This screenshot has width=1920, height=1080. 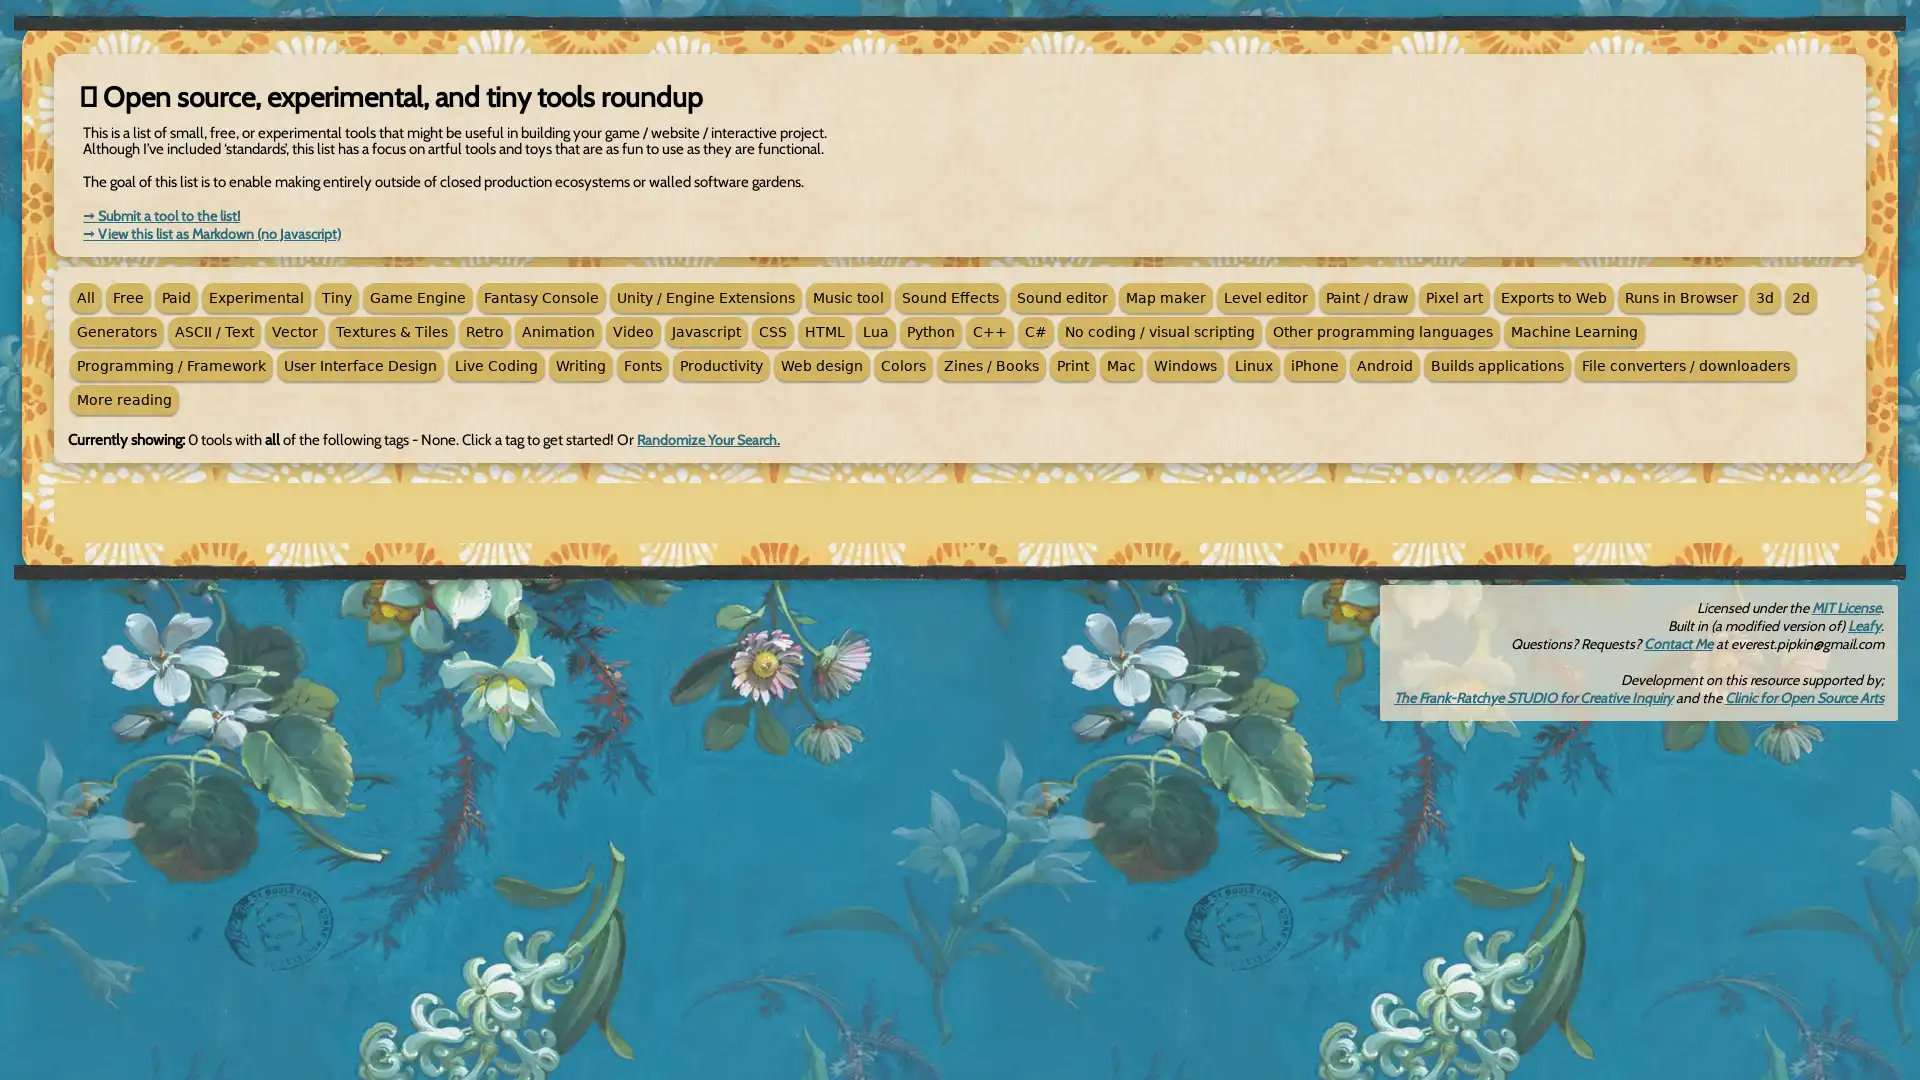 What do you see at coordinates (876, 330) in the screenshot?
I see `Lua` at bounding box center [876, 330].